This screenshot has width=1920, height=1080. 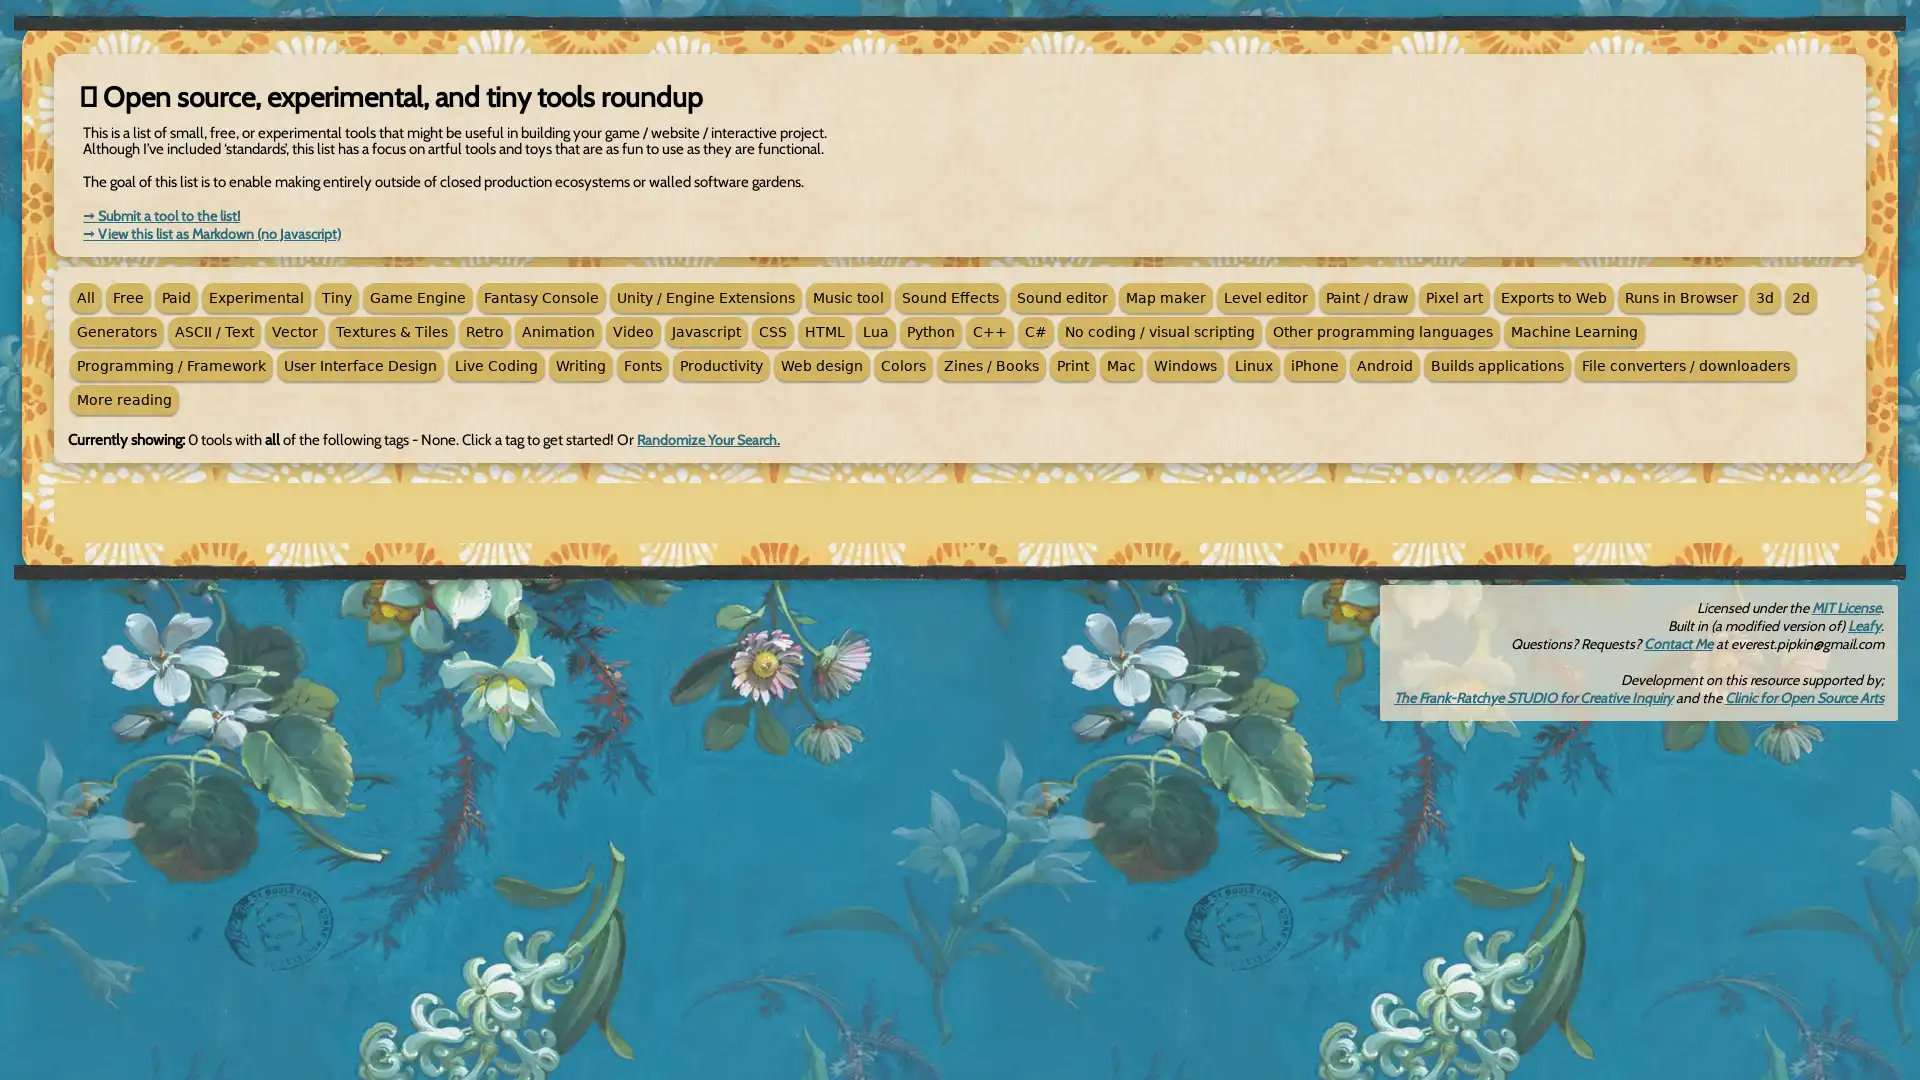 What do you see at coordinates (876, 330) in the screenshot?
I see `Lua` at bounding box center [876, 330].